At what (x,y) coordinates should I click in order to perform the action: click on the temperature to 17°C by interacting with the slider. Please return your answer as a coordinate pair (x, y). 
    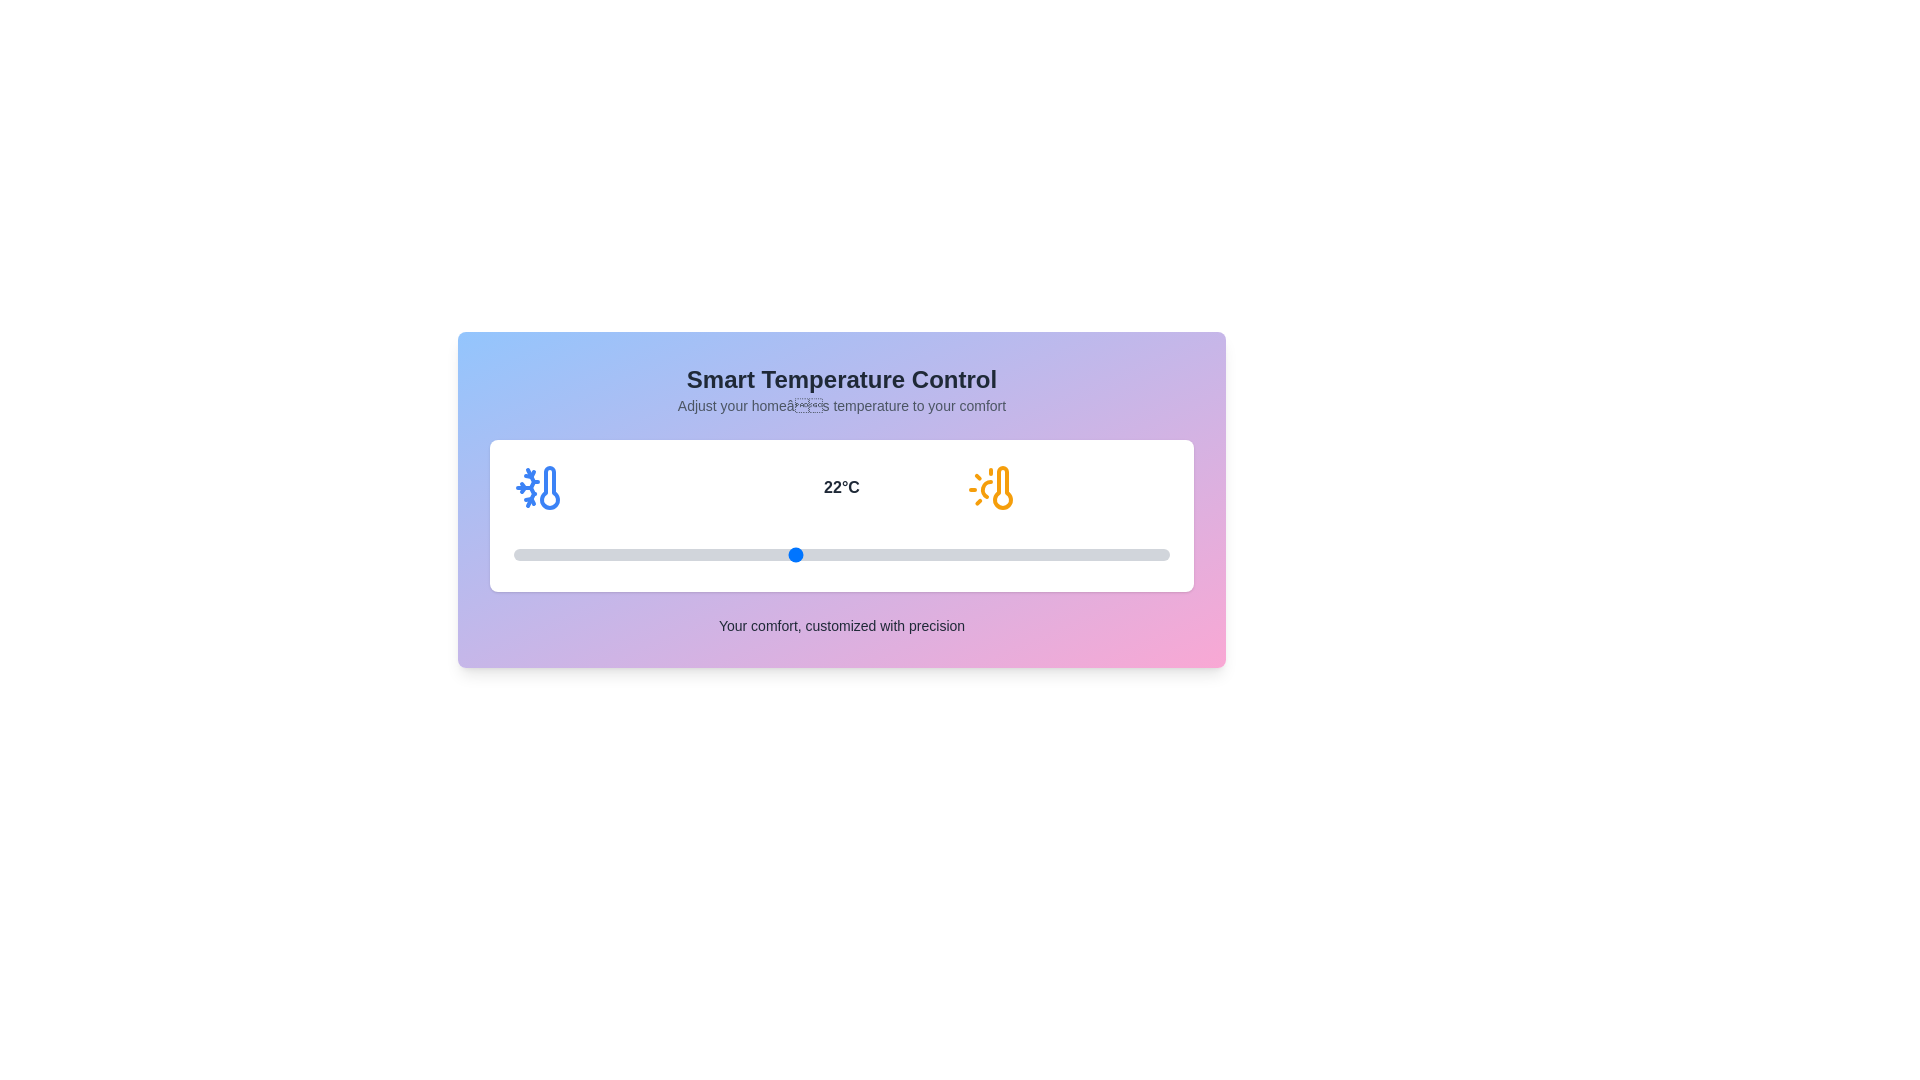
    Looking at the image, I should click on (560, 555).